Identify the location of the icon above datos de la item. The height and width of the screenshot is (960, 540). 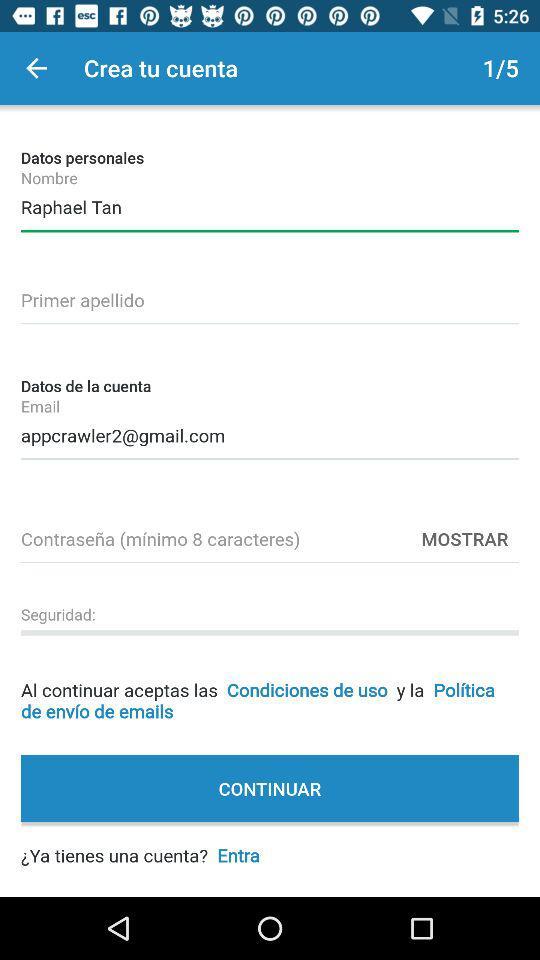
(270, 296).